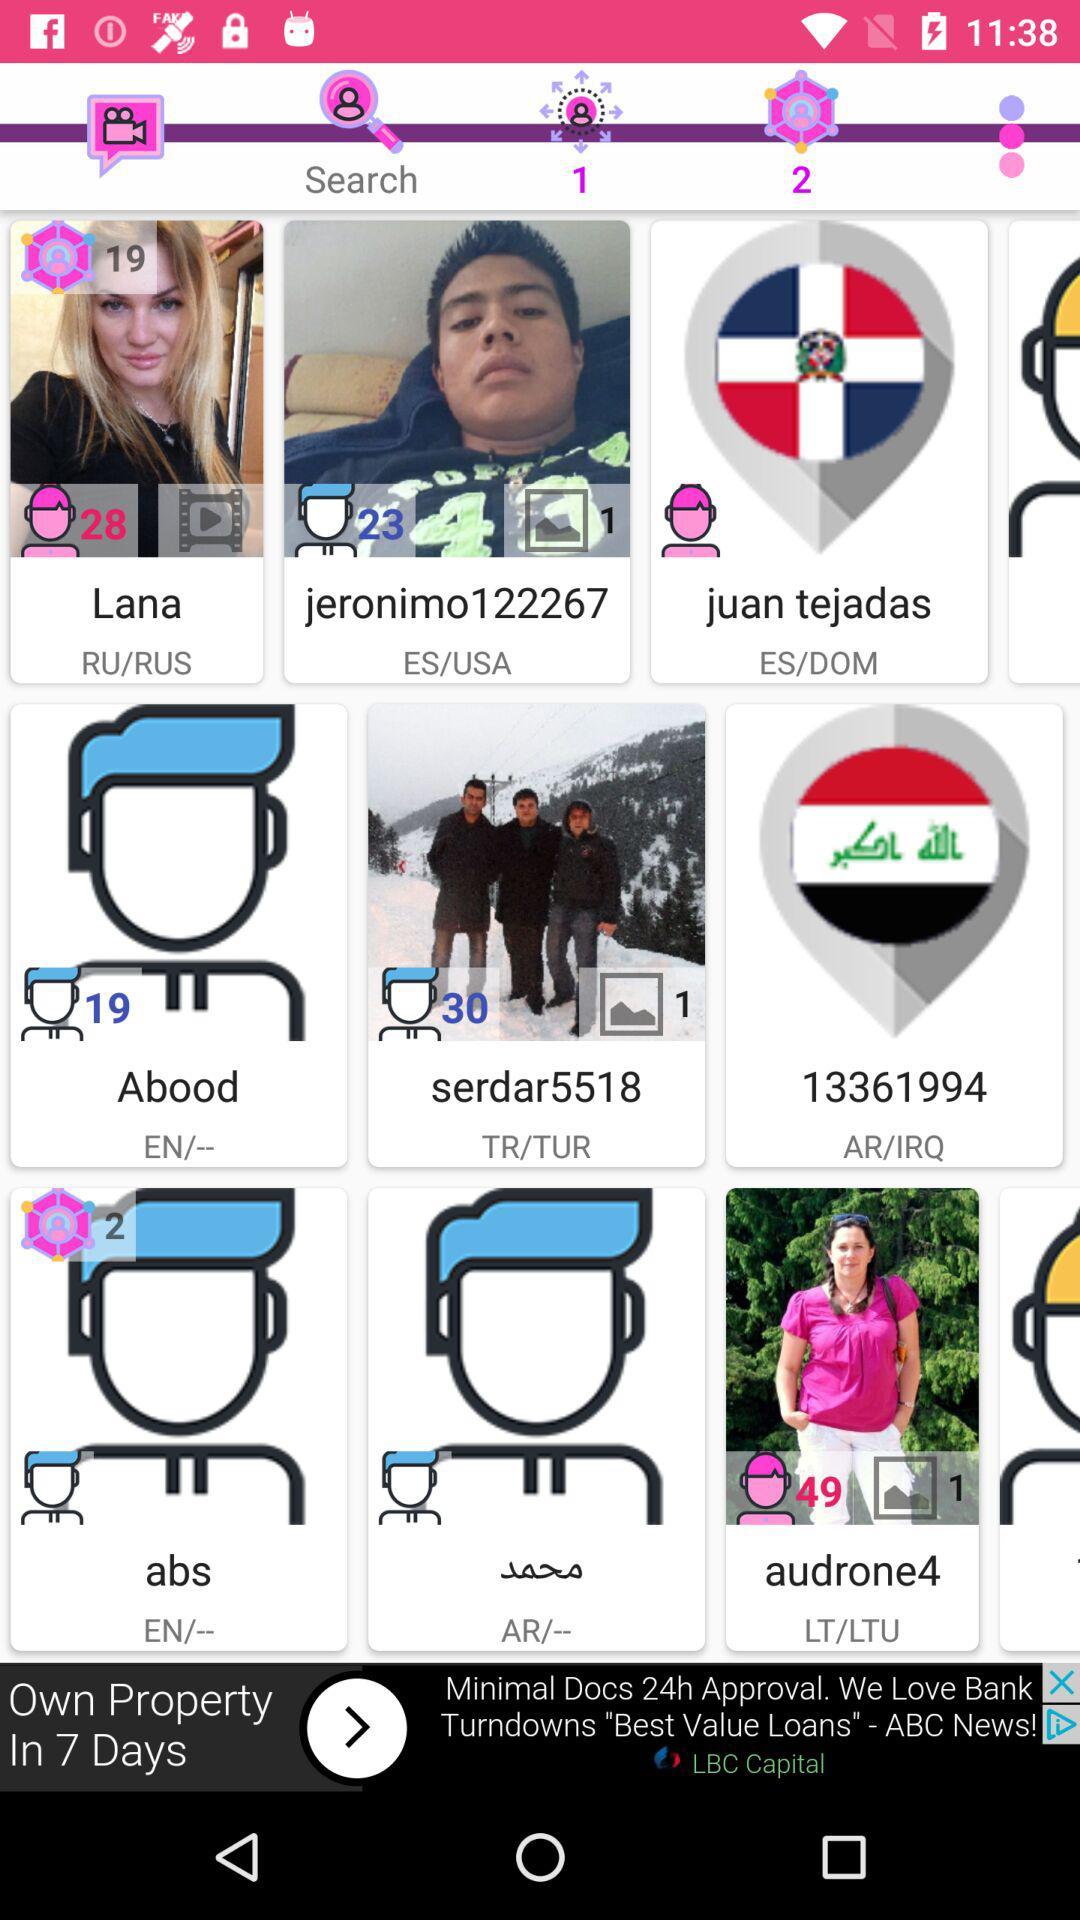 This screenshot has width=1080, height=1920. Describe the element at coordinates (535, 872) in the screenshot. I see `advertisement` at that location.